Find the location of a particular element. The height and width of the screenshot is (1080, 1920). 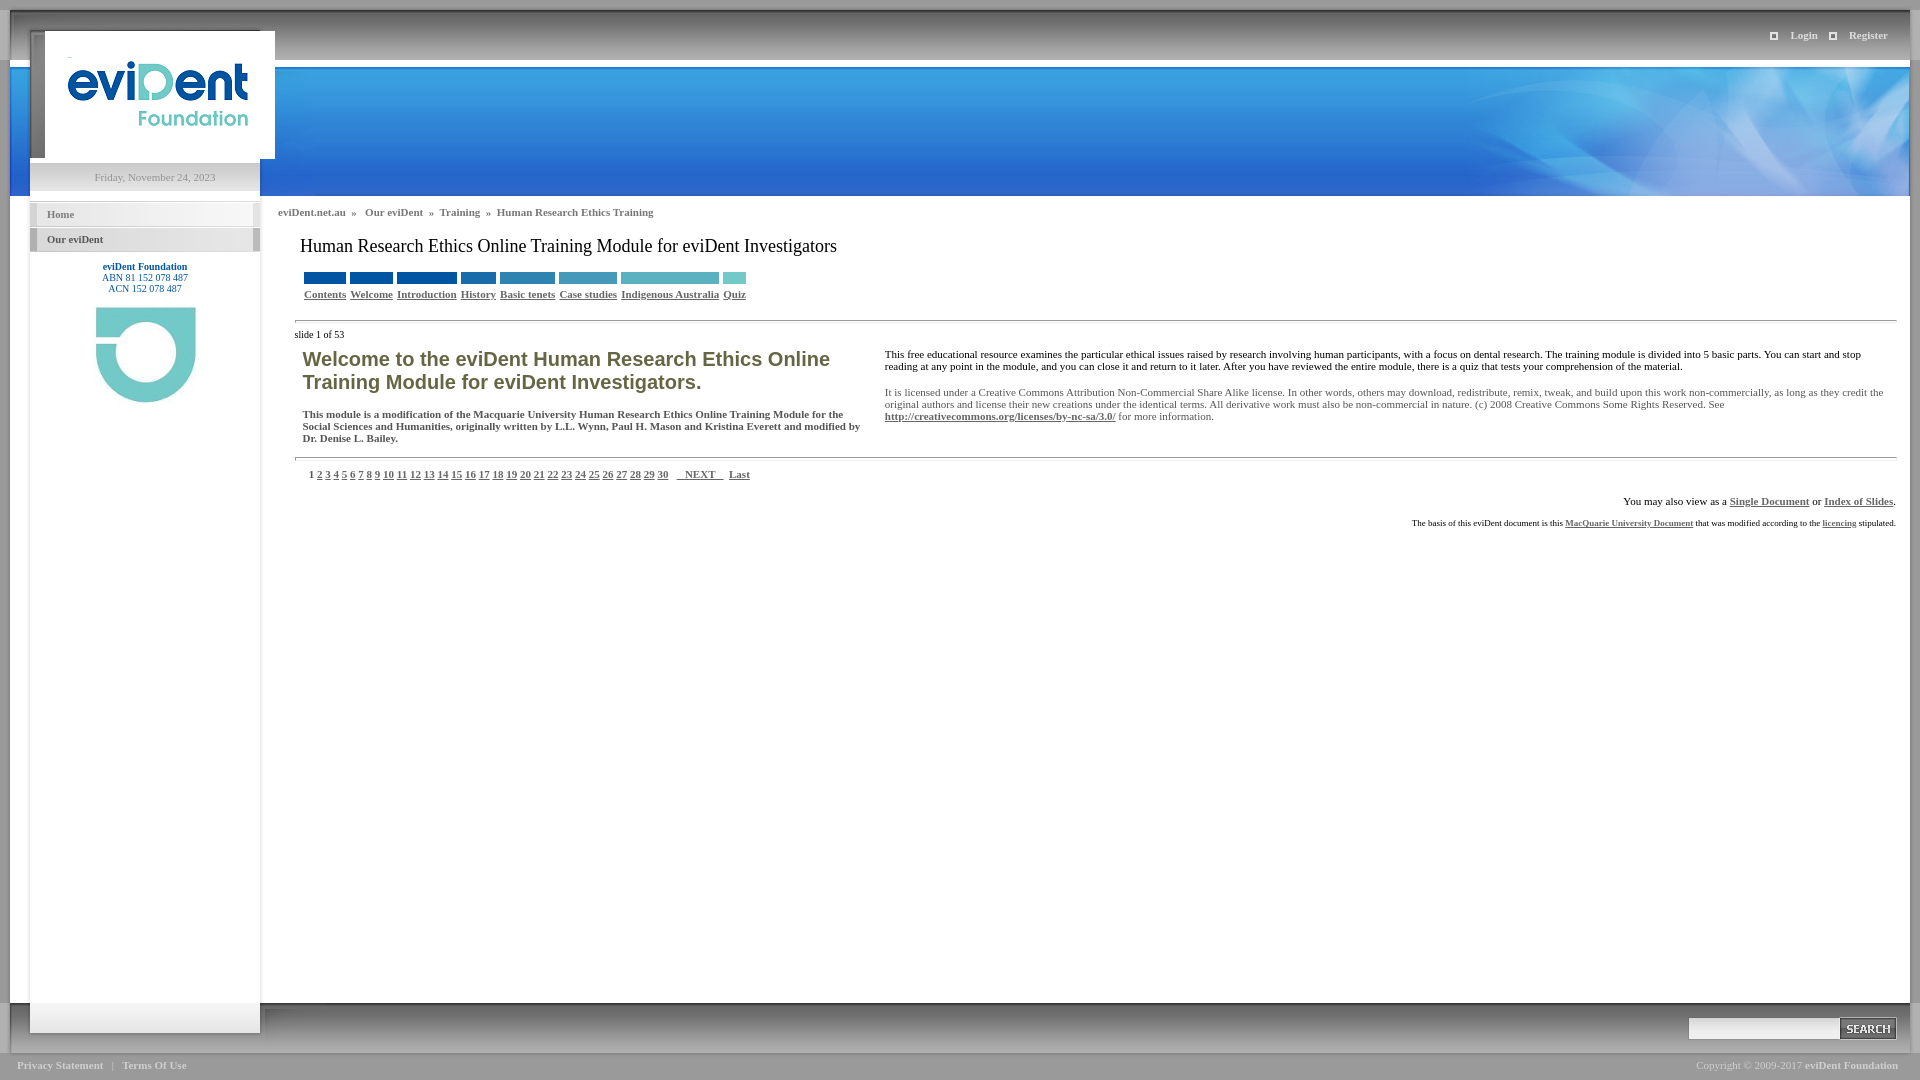

'15' is located at coordinates (450, 474).